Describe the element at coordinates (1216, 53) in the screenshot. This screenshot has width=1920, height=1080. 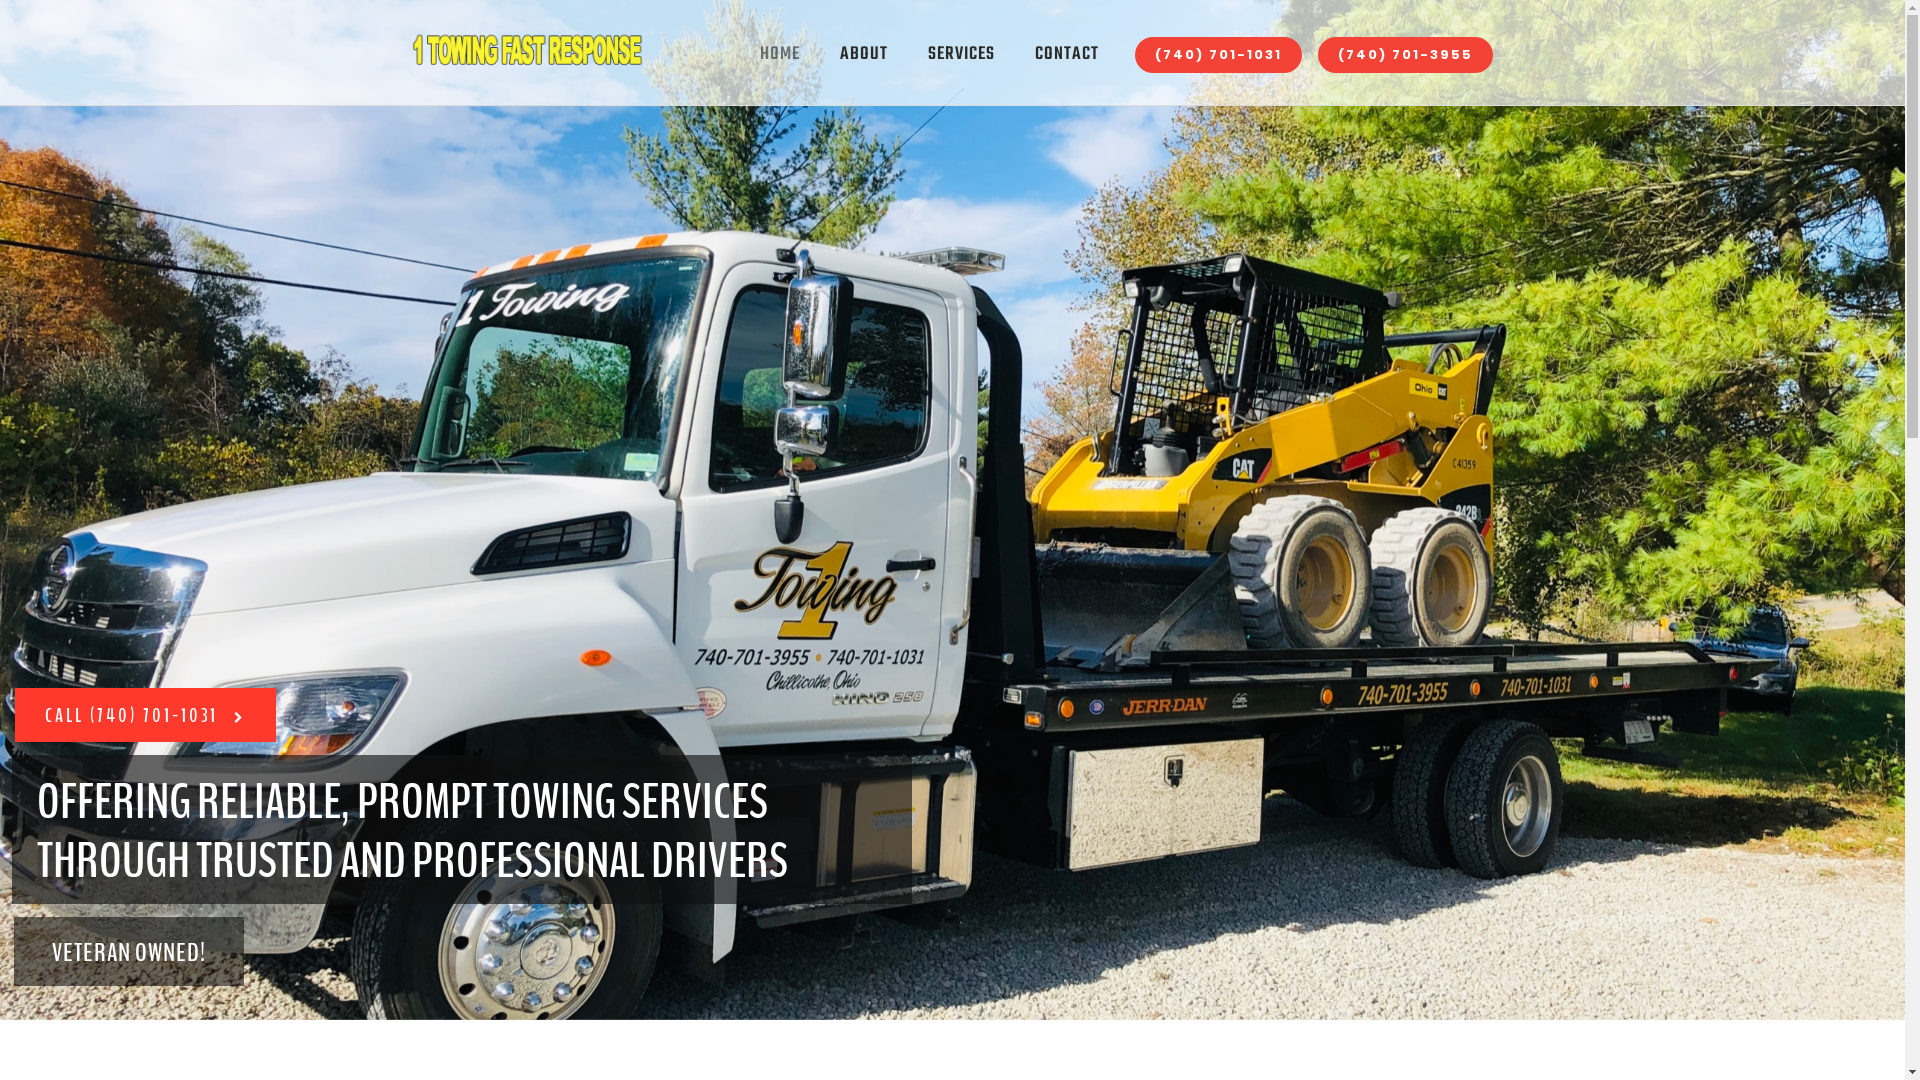
I see `'(740) 701-1031'` at that location.